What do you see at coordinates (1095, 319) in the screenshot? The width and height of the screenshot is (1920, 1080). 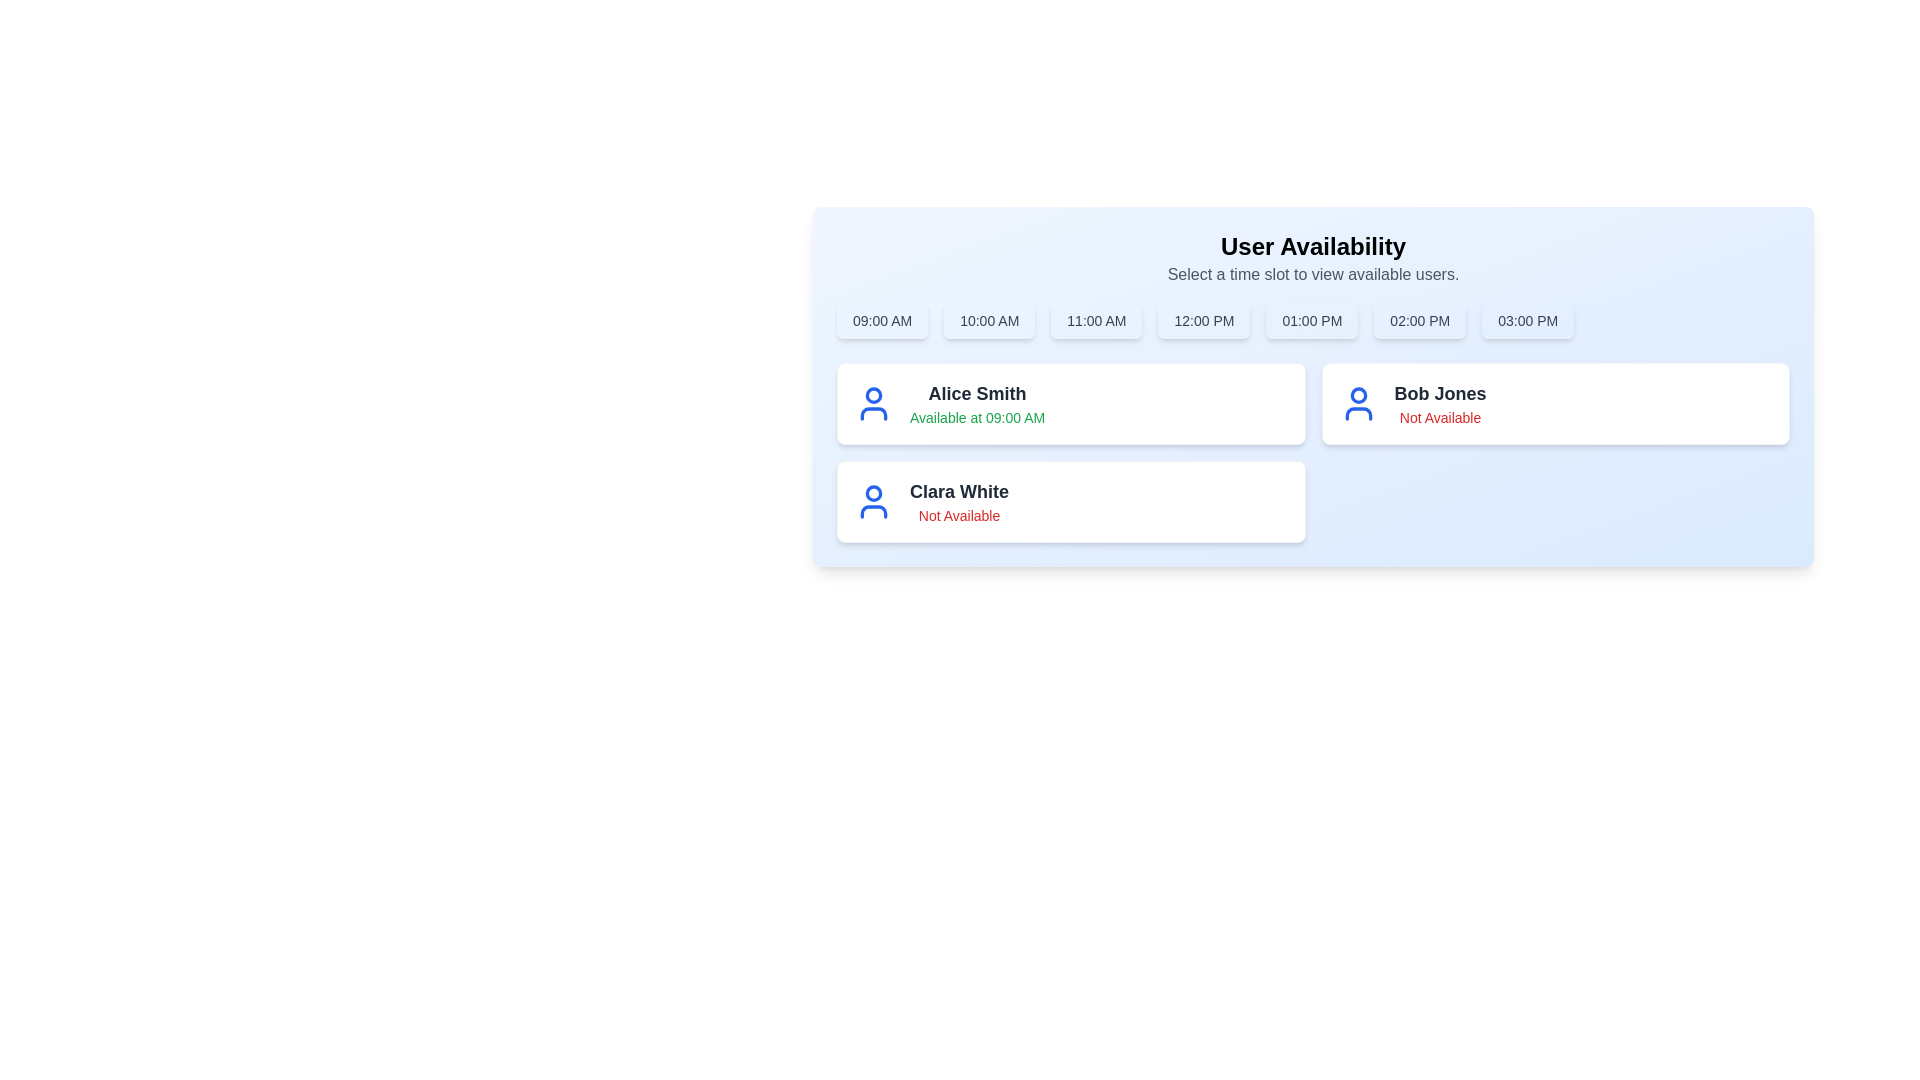 I see `the third time slot button below 'User Availability'` at bounding box center [1095, 319].